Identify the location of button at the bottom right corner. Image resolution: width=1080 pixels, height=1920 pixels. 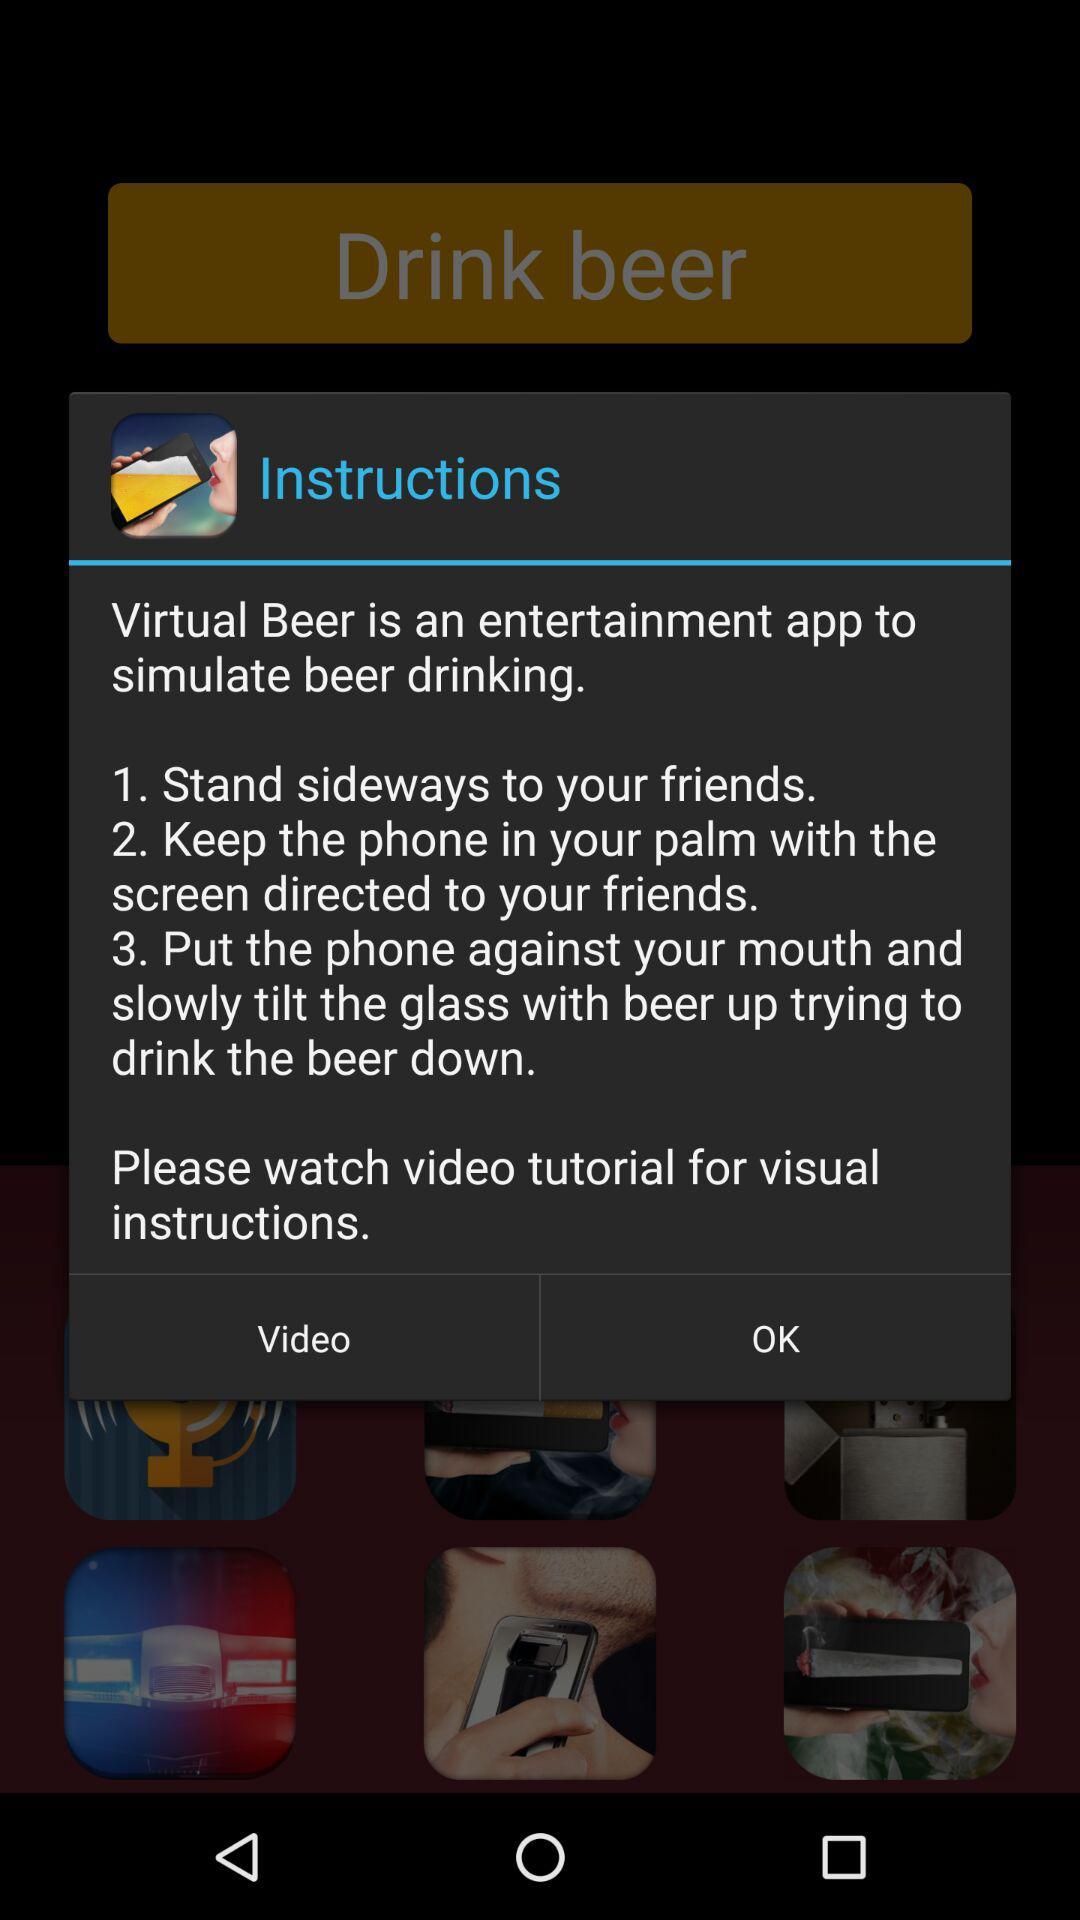
(774, 1338).